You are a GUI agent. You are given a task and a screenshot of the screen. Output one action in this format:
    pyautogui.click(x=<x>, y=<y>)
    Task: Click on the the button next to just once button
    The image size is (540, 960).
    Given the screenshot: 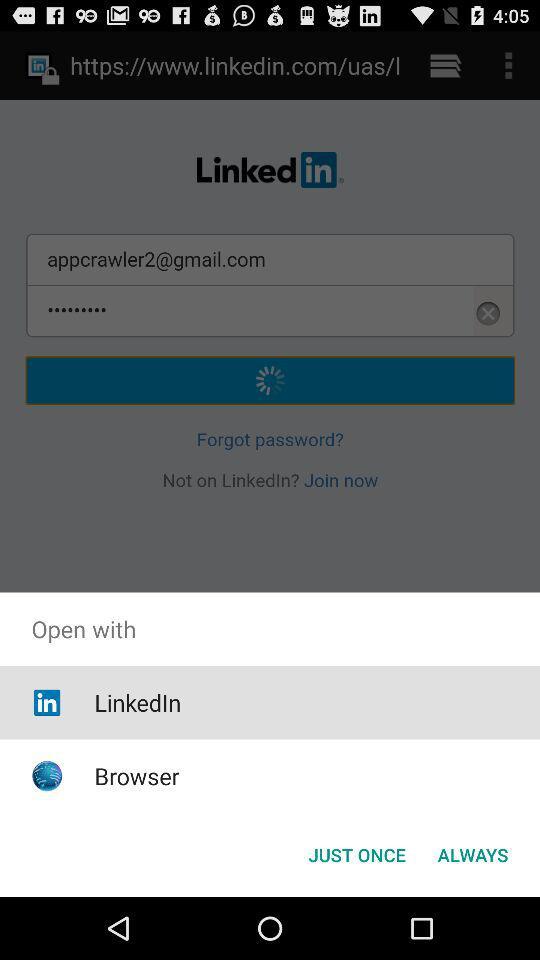 What is the action you would take?
    pyautogui.click(x=472, y=853)
    